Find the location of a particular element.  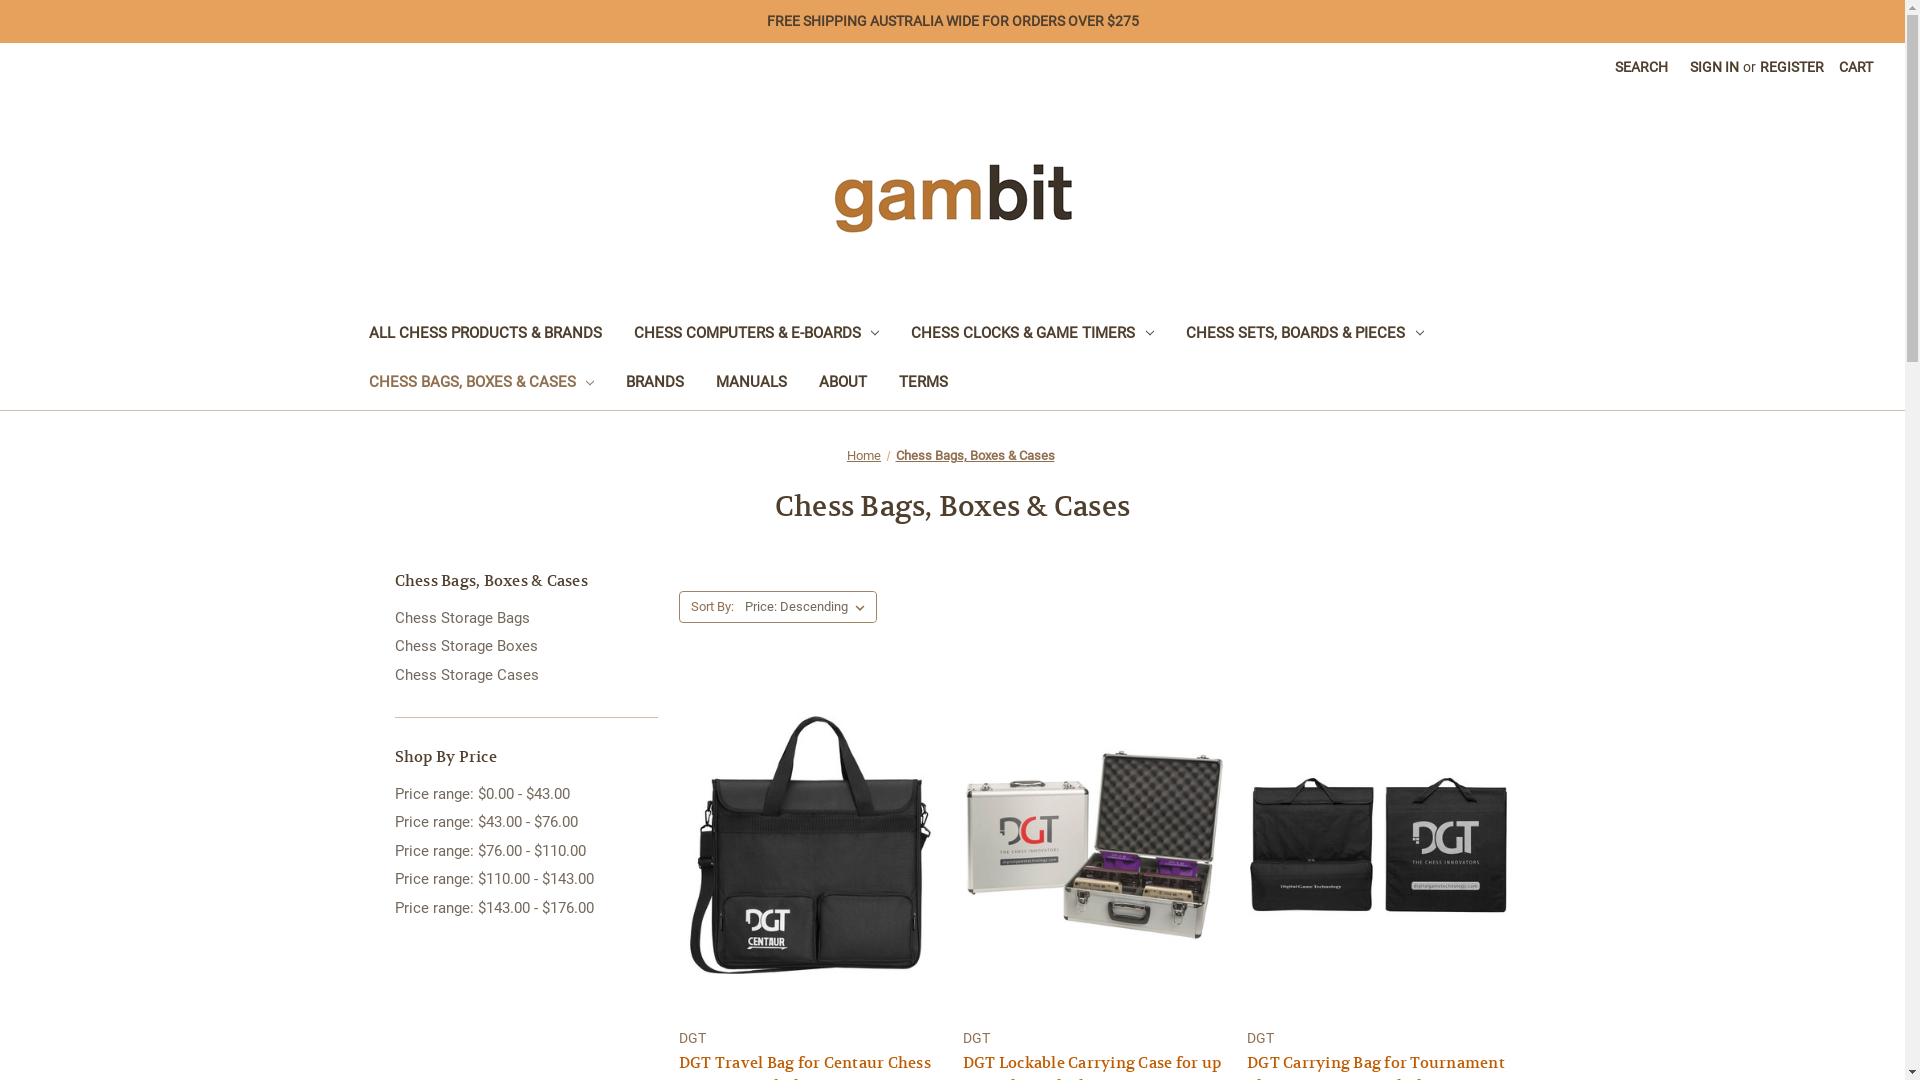

'Price range: $0.00 - $43.00' is located at coordinates (525, 793).